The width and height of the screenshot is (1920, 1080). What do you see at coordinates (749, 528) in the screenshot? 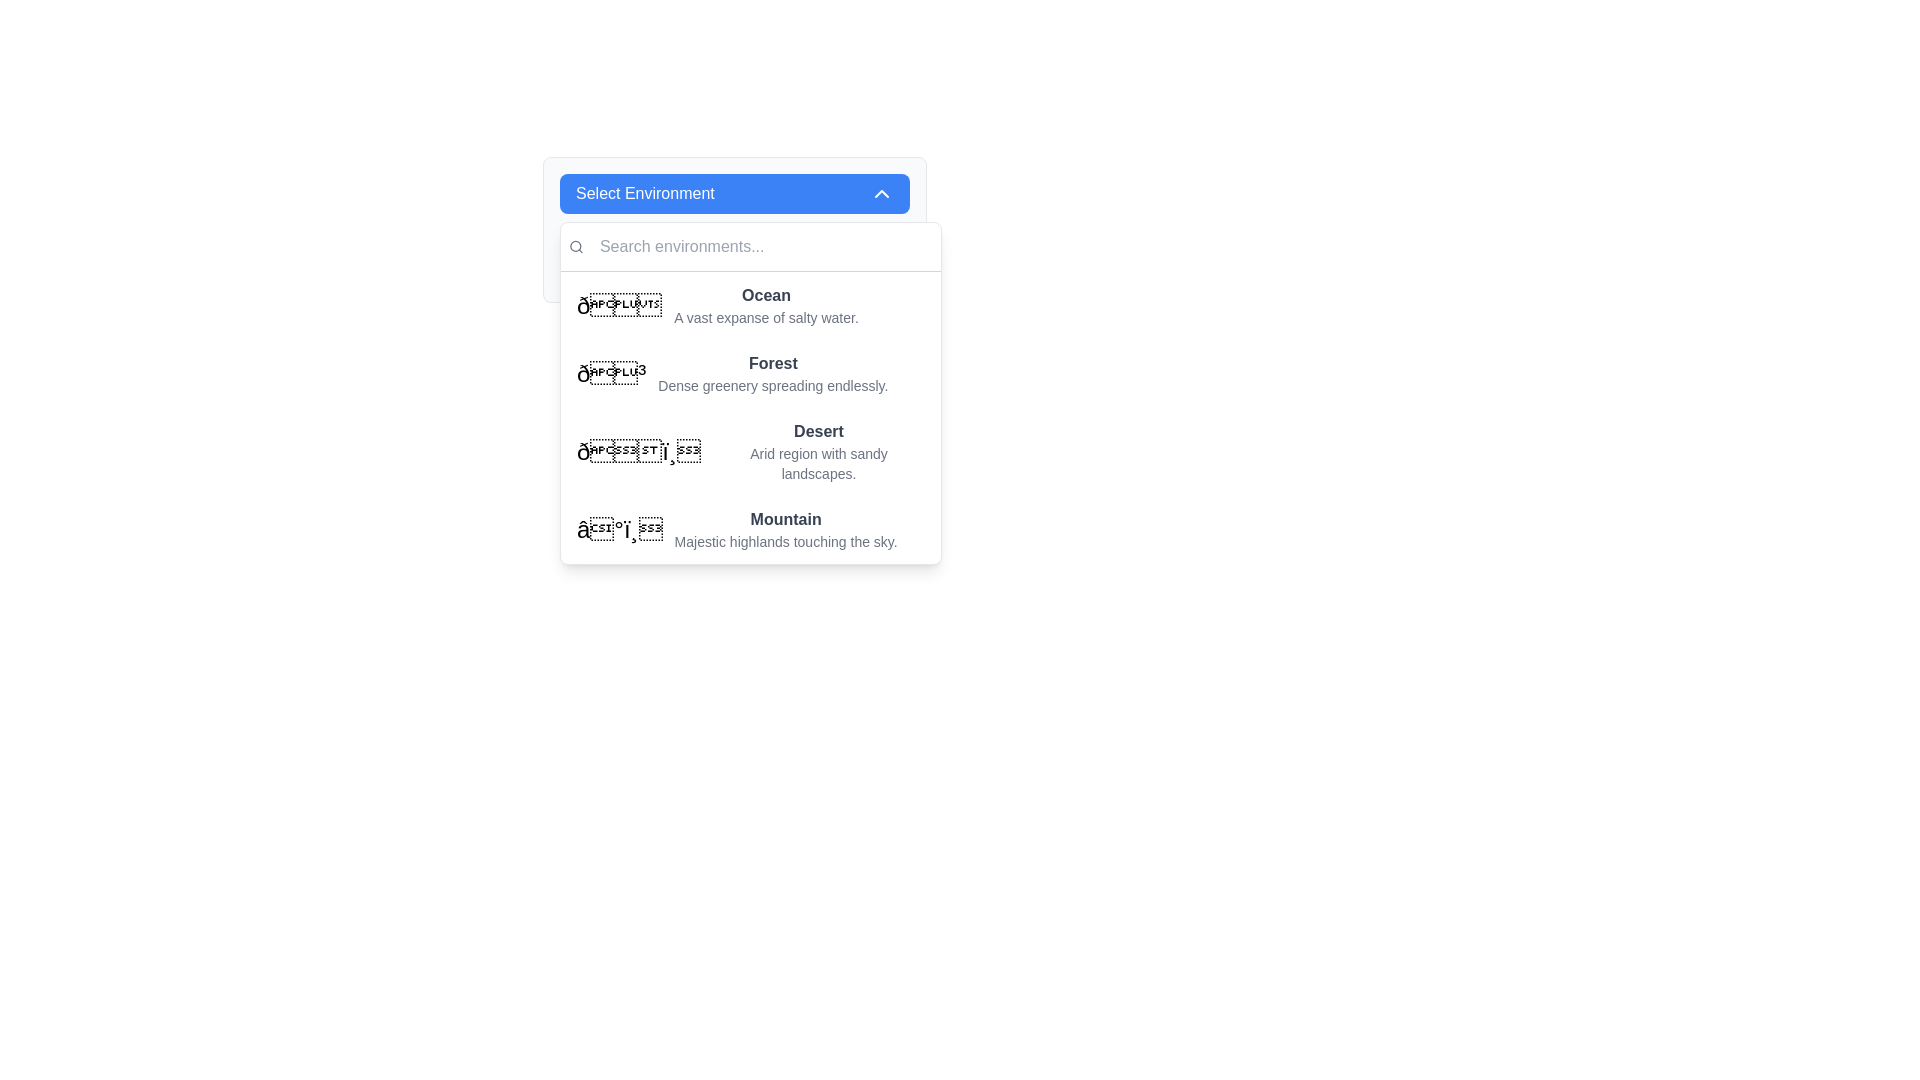
I see `to select the 'Mountain' option from the dropdown menu, which is the fourth item in the list, positioned at the bottommost part of the visible area` at bounding box center [749, 528].